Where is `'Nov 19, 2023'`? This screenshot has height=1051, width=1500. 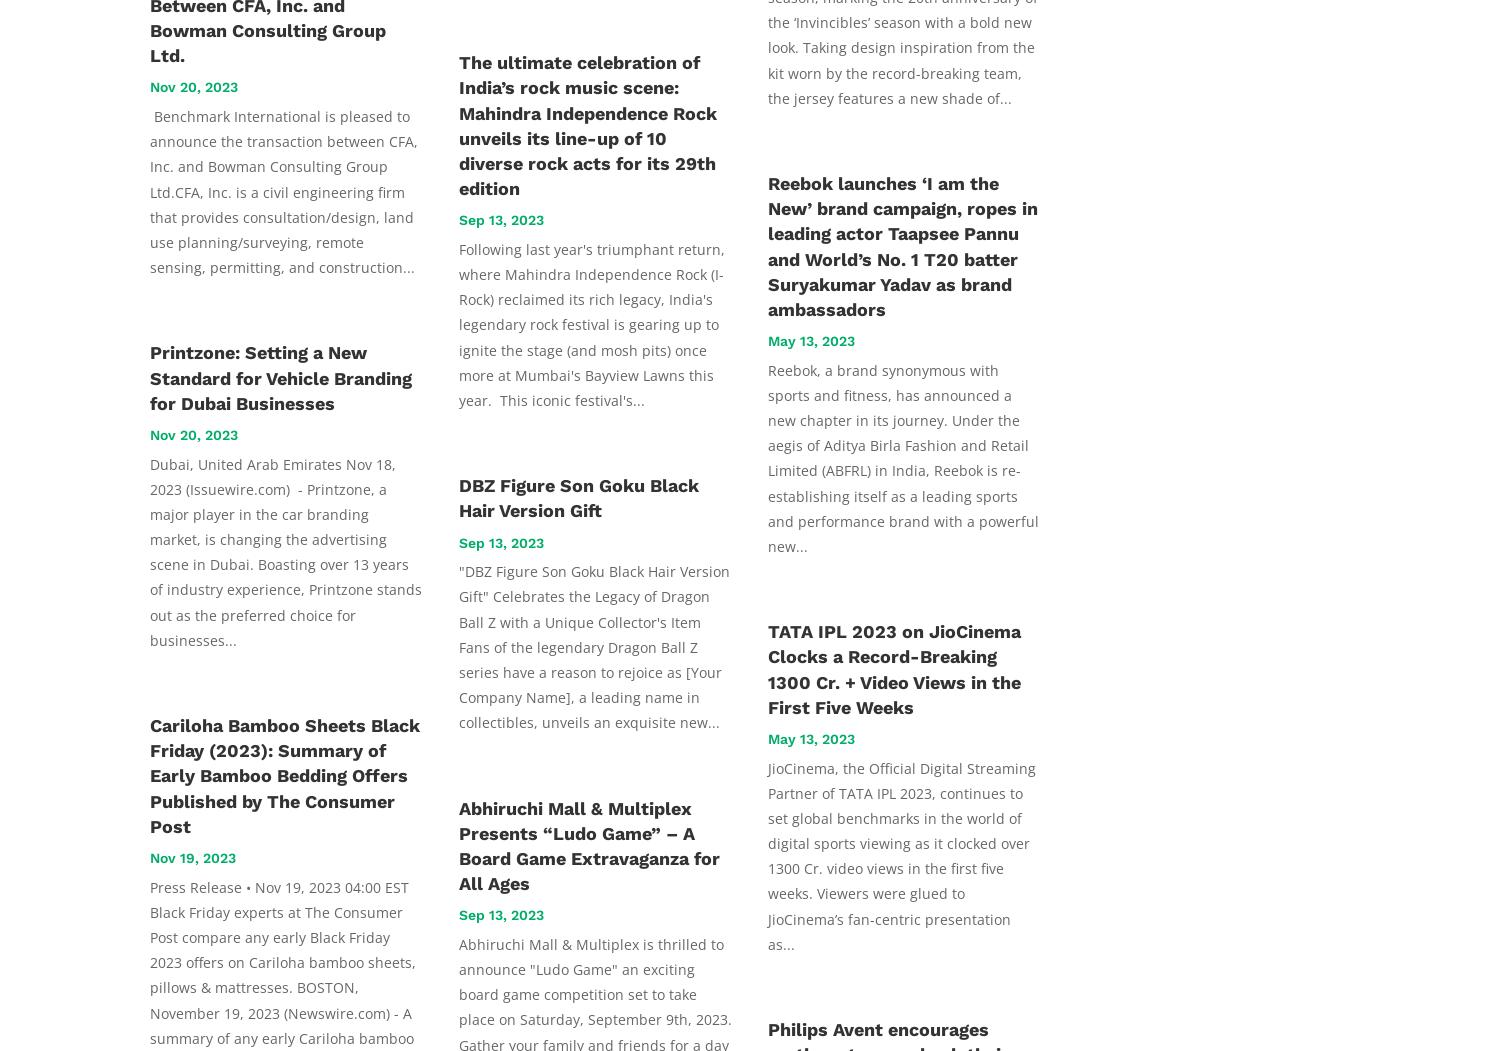 'Nov 19, 2023' is located at coordinates (192, 855).